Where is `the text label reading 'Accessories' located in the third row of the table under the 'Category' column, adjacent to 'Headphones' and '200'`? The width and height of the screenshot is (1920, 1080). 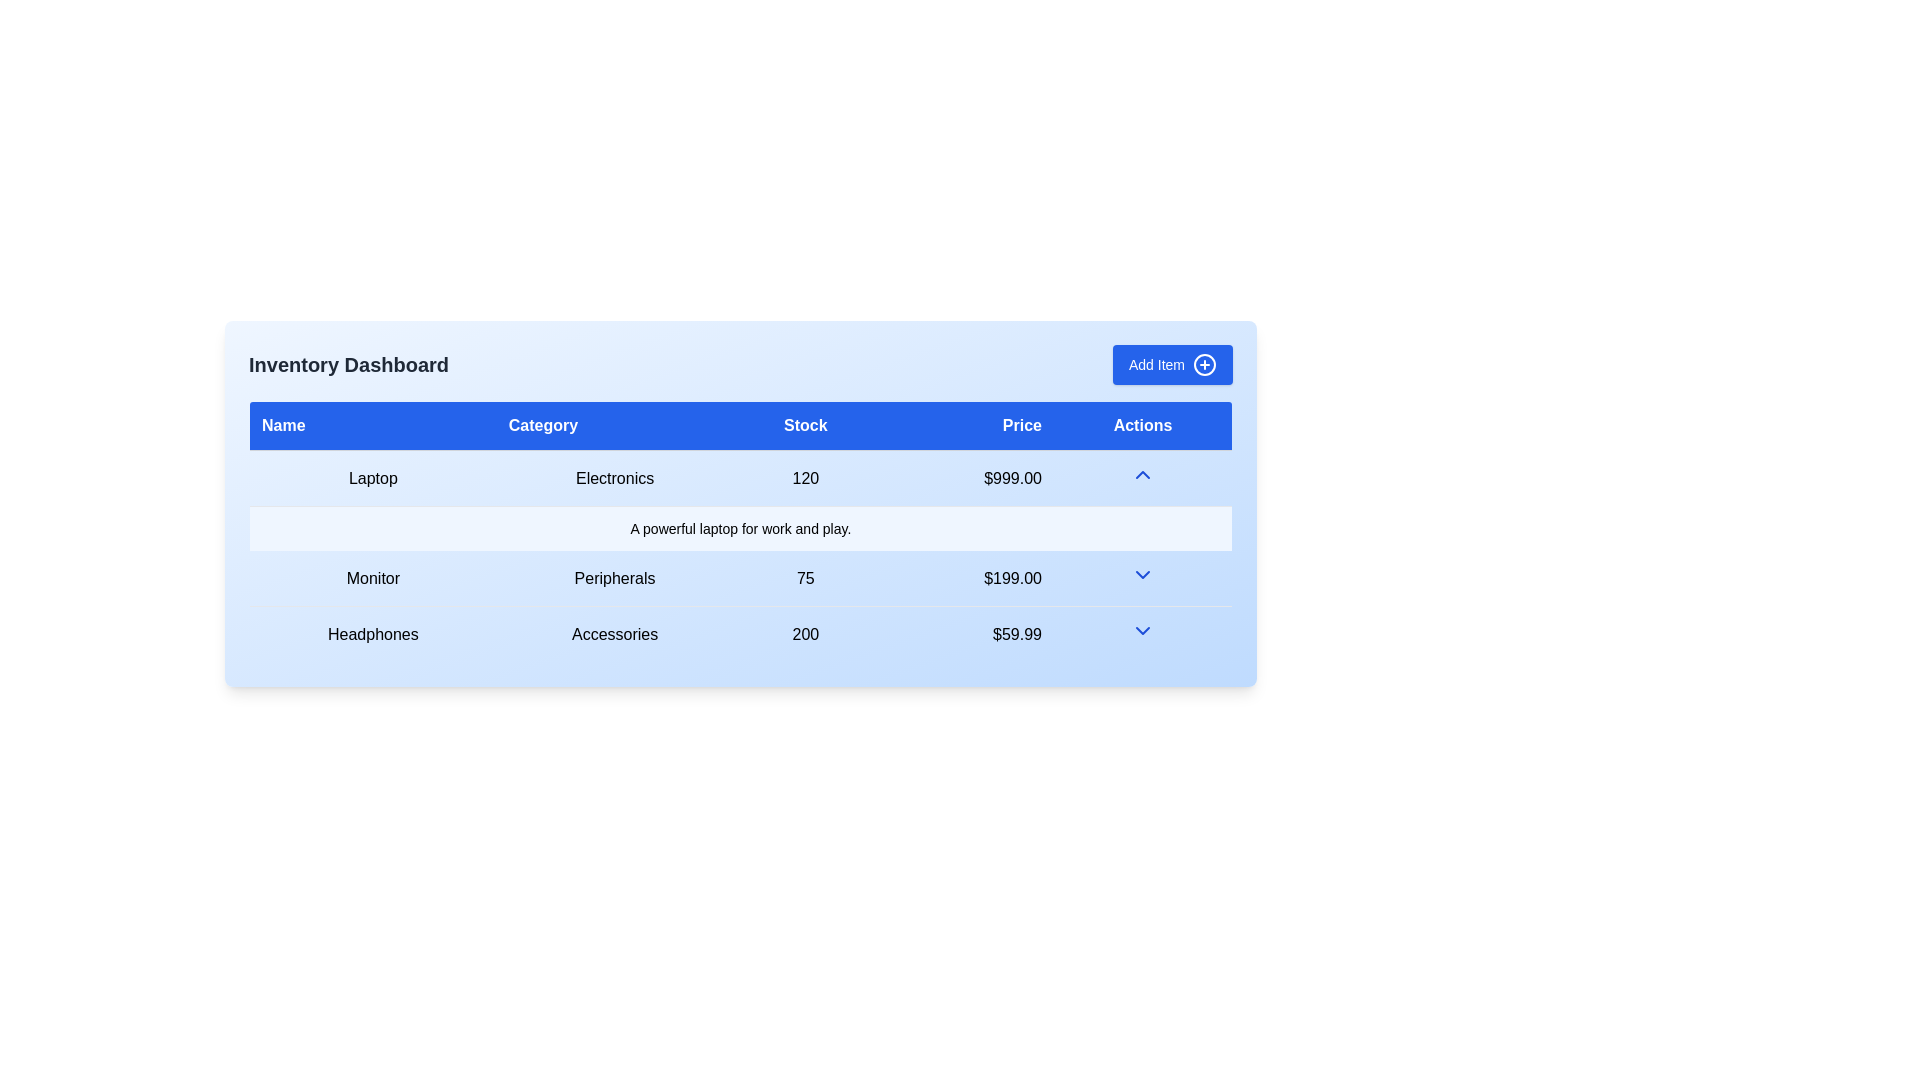 the text label reading 'Accessories' located in the third row of the table under the 'Category' column, adjacent to 'Headphones' and '200' is located at coordinates (614, 634).